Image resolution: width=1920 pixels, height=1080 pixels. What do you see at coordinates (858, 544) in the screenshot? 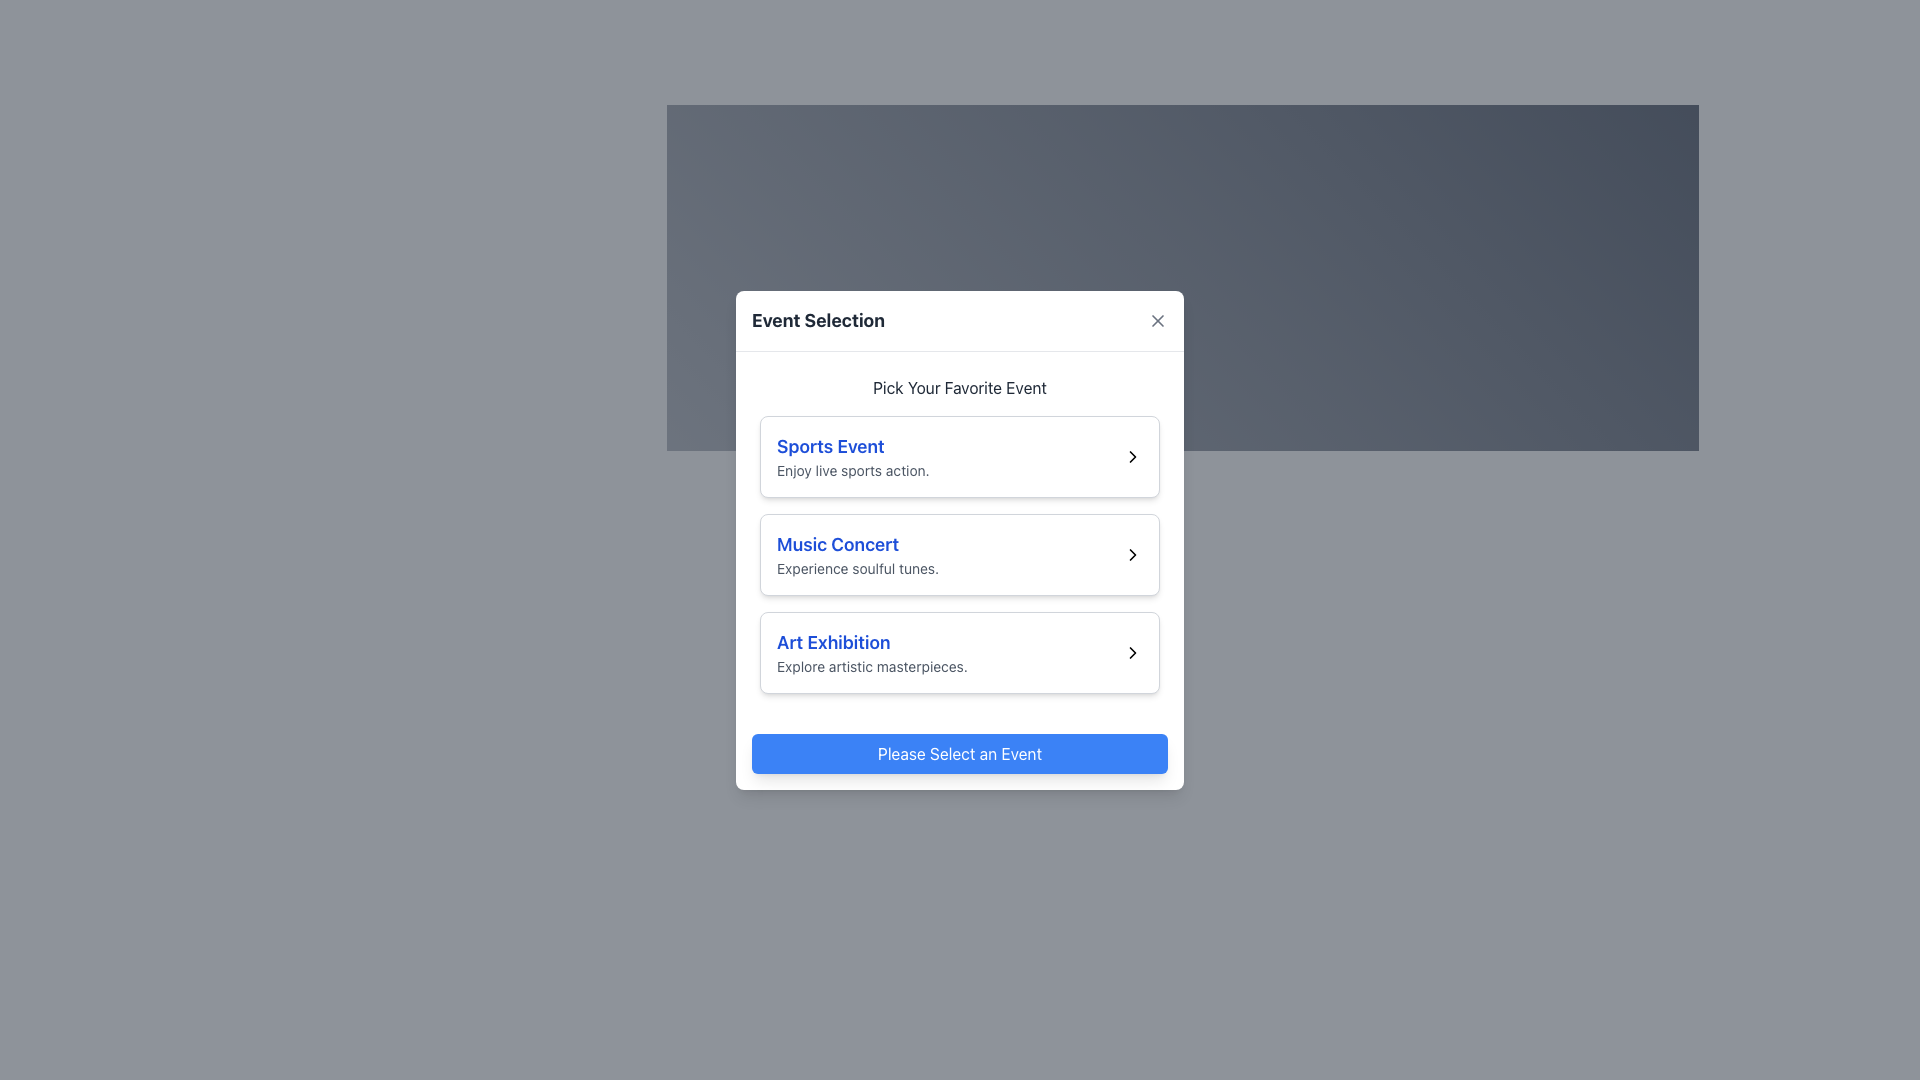
I see `the 'Music Concert' text label, which is a bold blue font indicating a section title in the modal dialog under 'Event Selection'` at bounding box center [858, 544].